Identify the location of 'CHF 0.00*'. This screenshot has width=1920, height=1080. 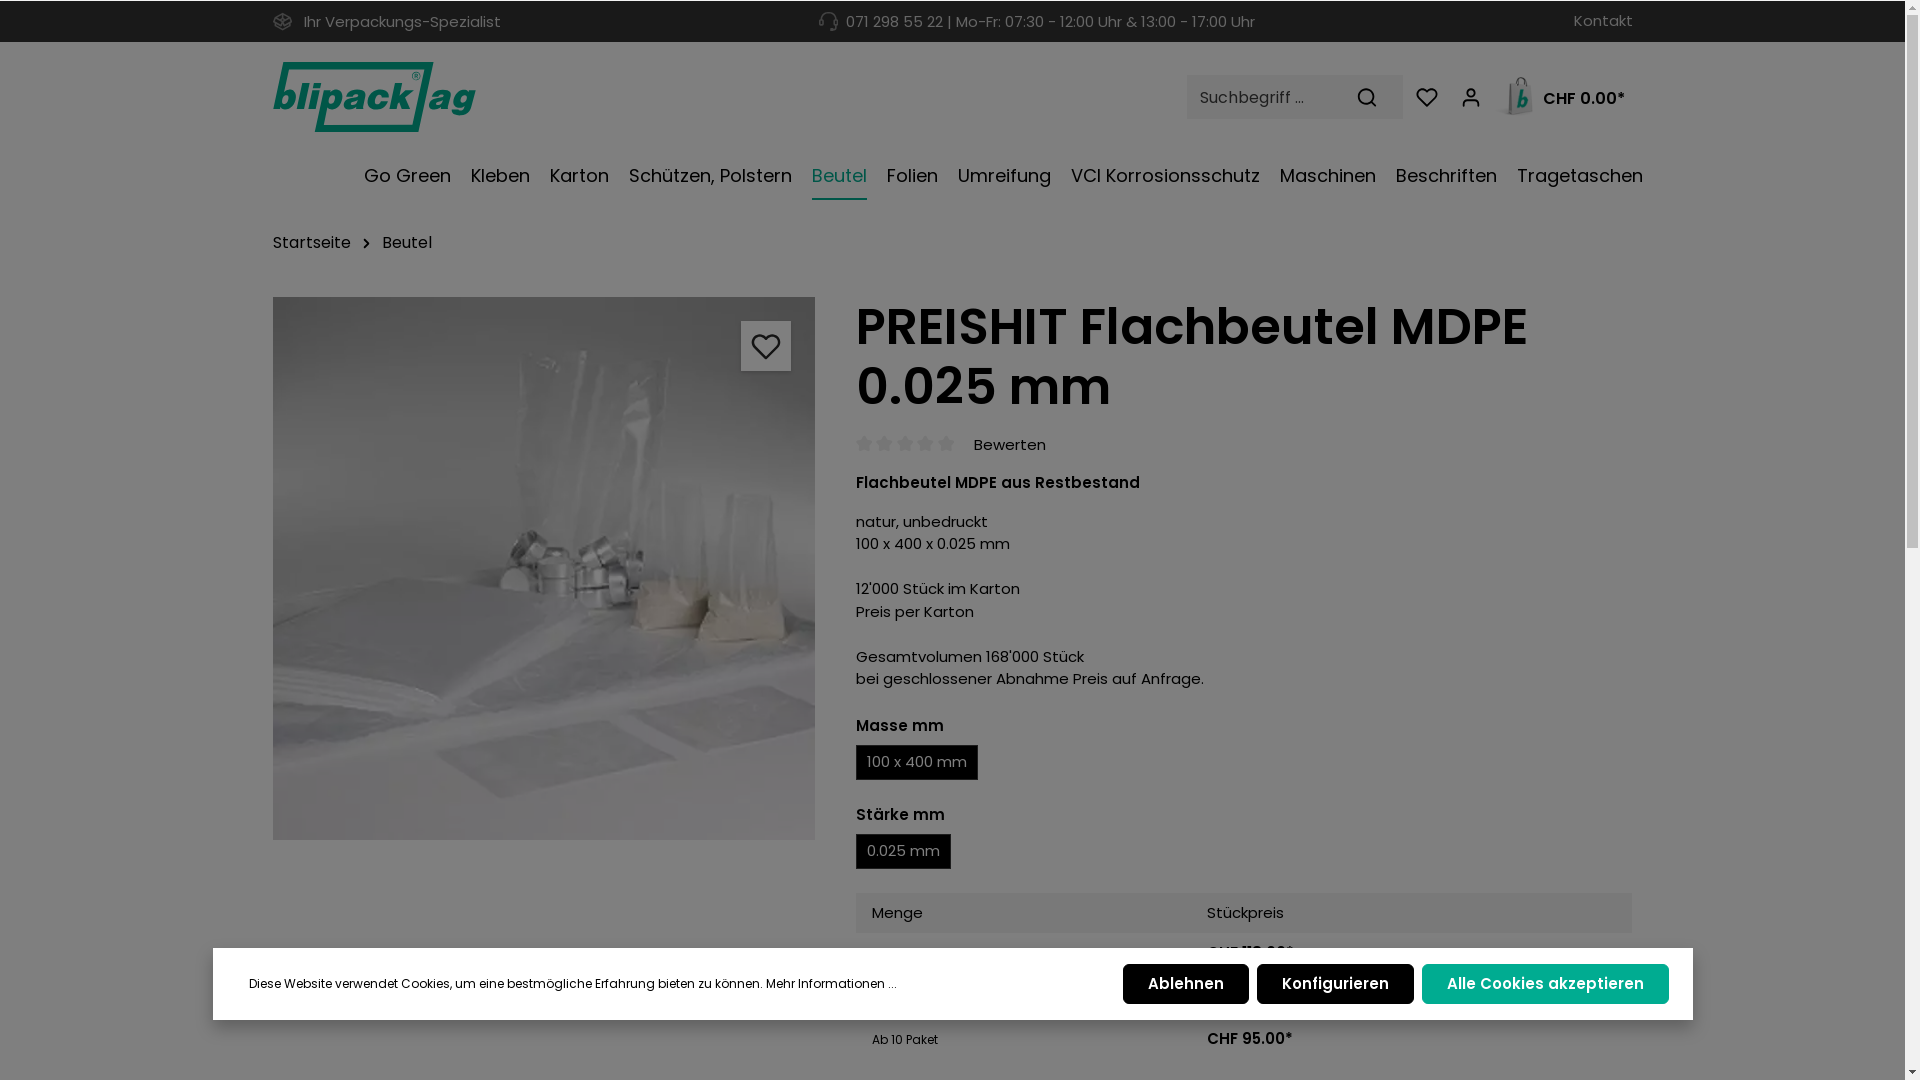
(1493, 96).